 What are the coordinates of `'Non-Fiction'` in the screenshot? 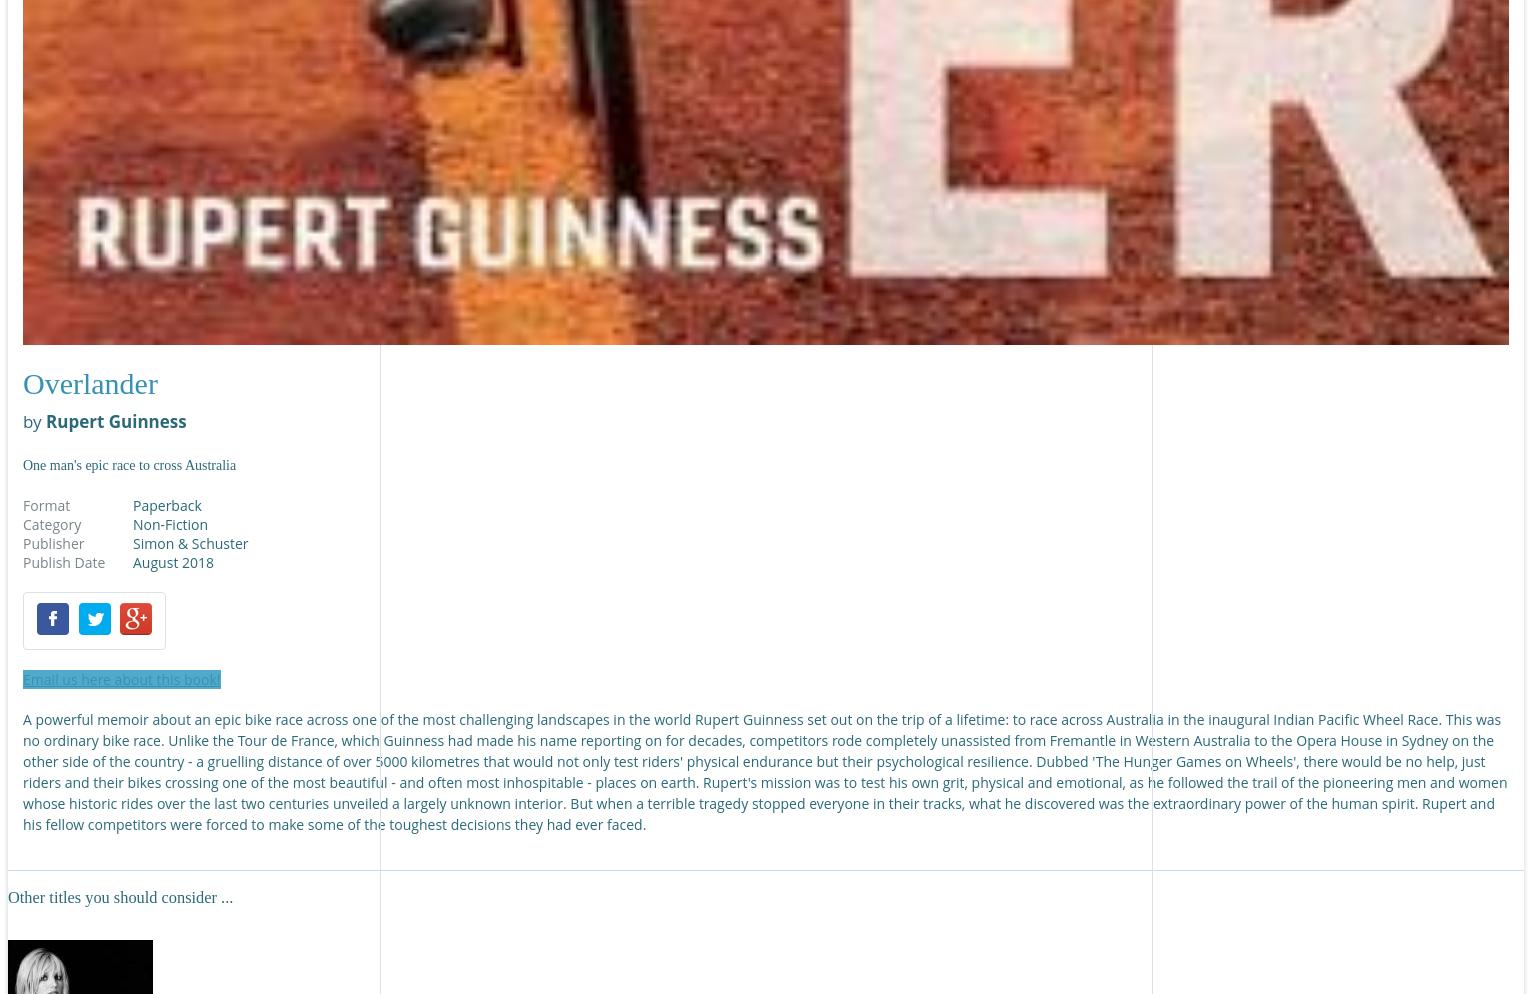 It's located at (169, 523).